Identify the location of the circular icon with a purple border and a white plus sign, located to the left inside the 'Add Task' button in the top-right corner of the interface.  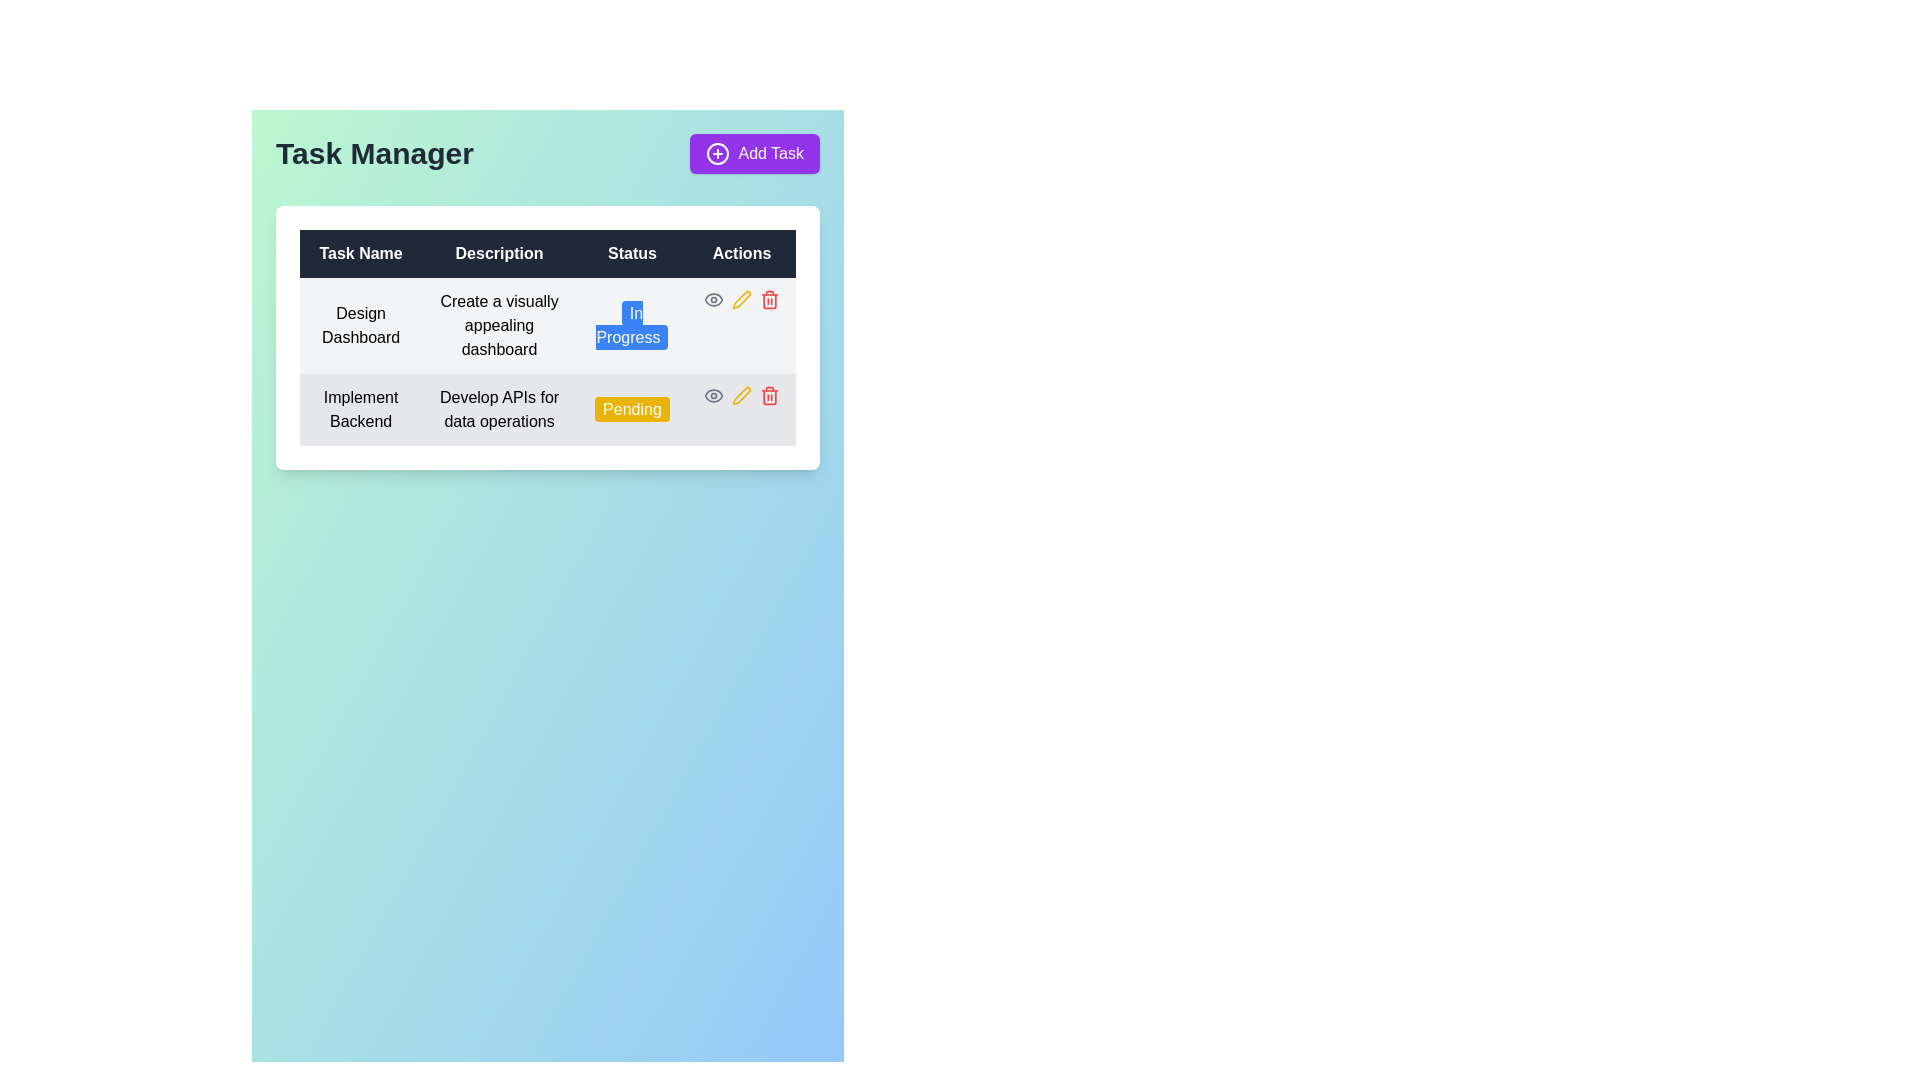
(718, 153).